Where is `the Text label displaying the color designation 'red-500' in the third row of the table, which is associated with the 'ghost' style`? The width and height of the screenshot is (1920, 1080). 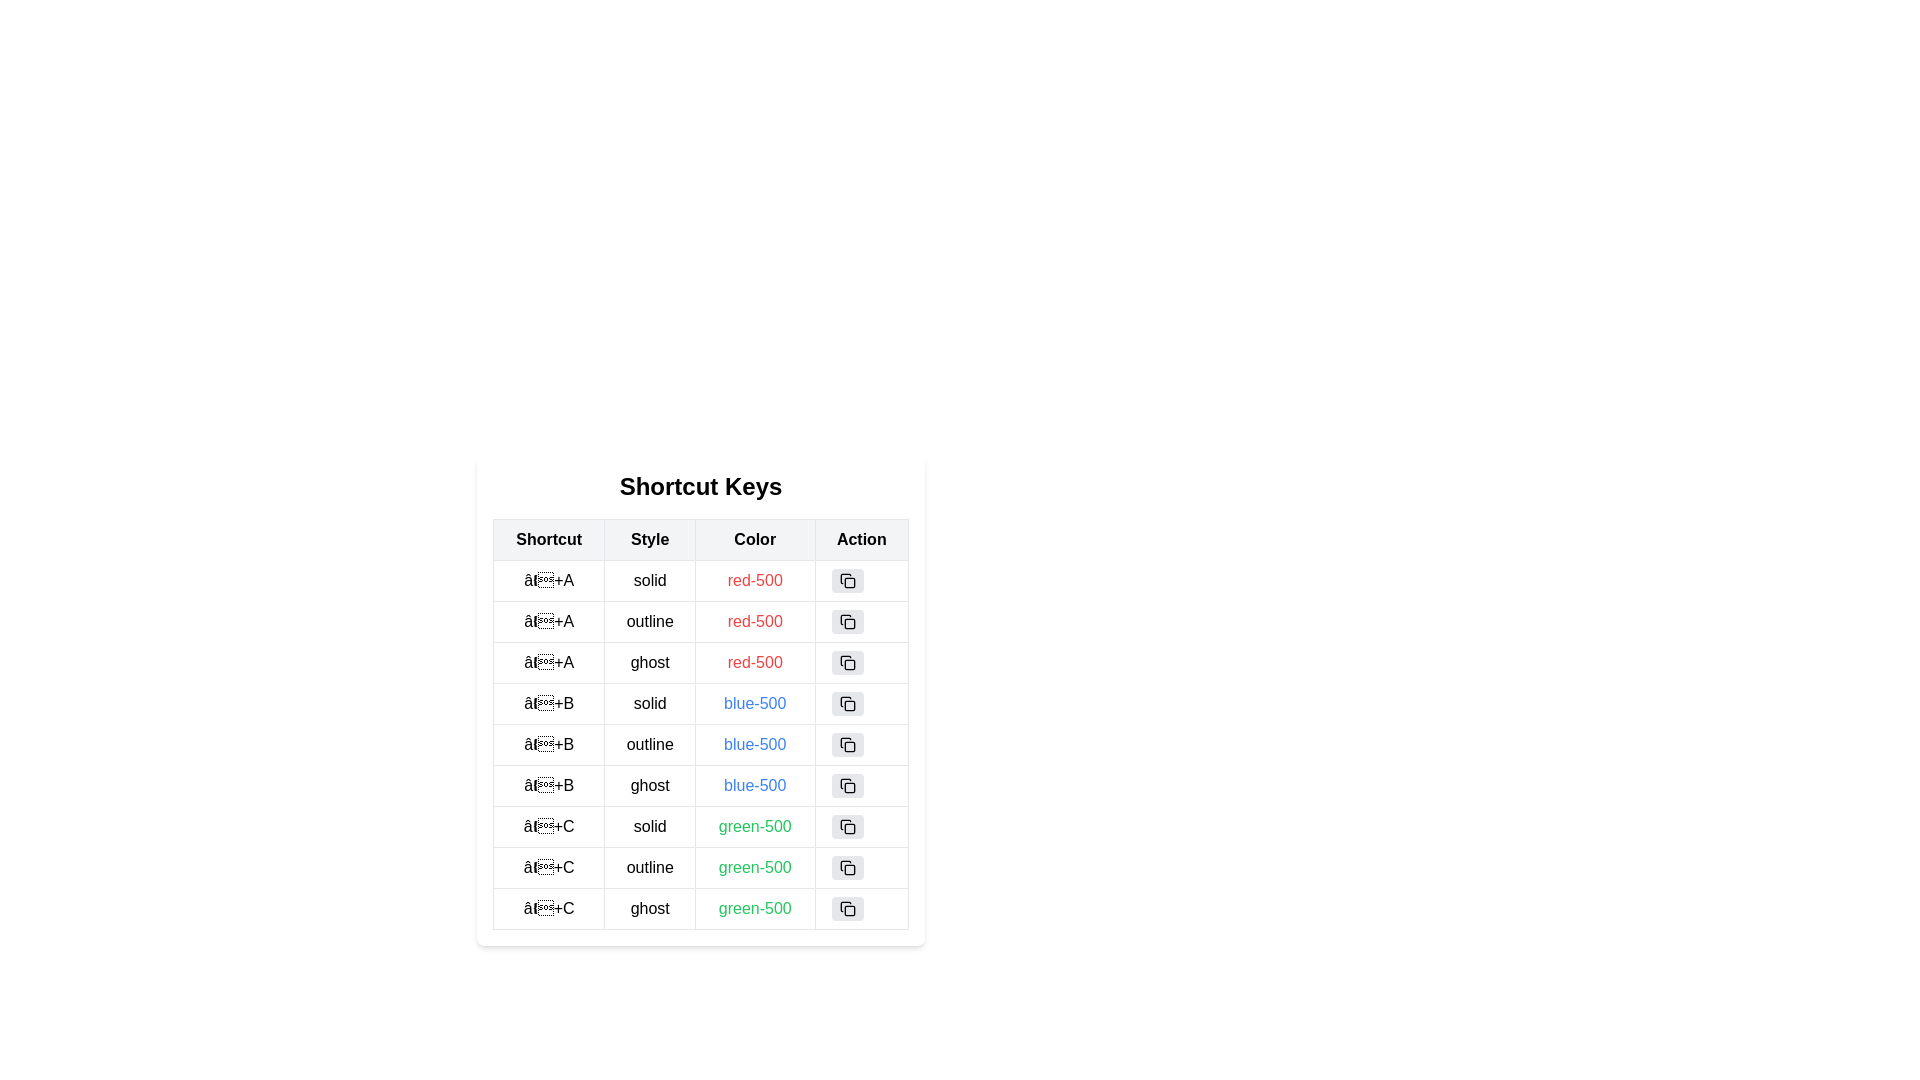 the Text label displaying the color designation 'red-500' in the third row of the table, which is associated with the 'ghost' style is located at coordinates (754, 663).